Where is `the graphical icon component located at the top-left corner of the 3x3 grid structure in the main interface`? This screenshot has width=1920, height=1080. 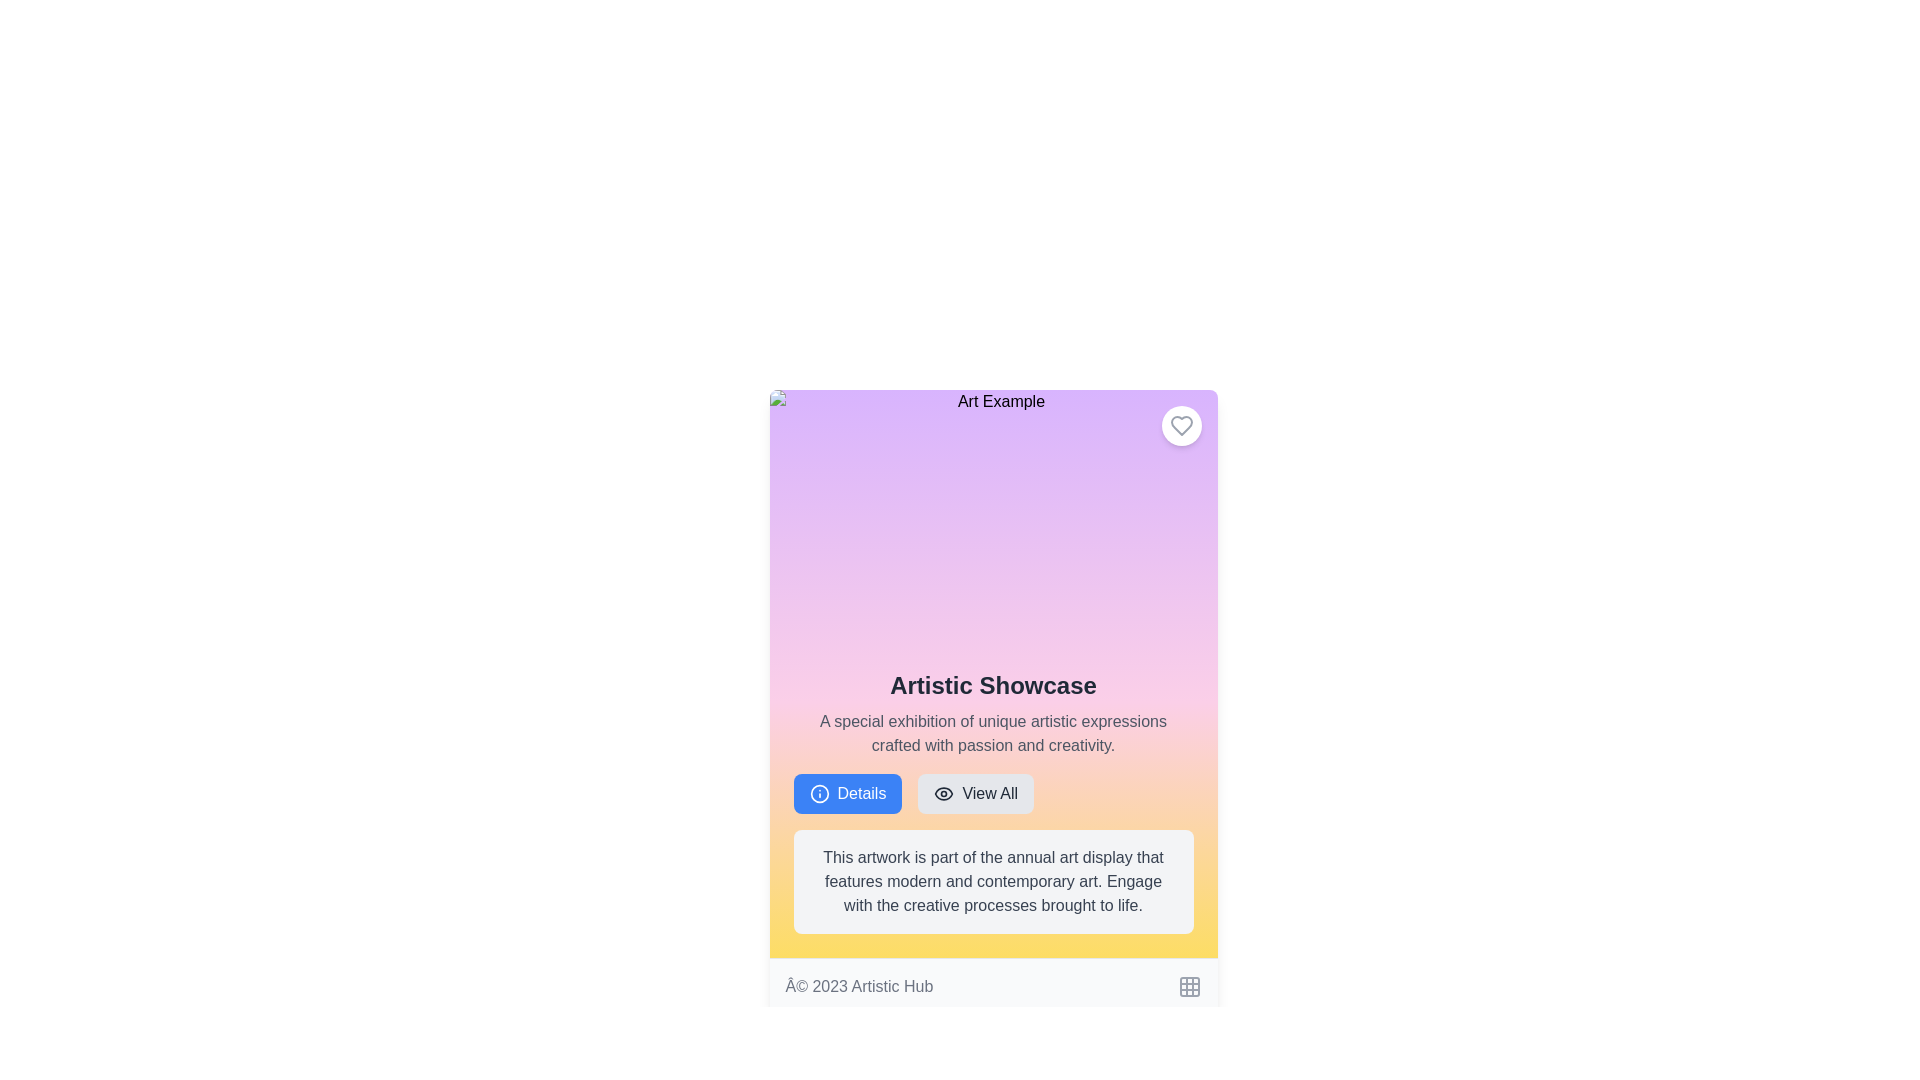 the graphical icon component located at the top-left corner of the 3x3 grid structure in the main interface is located at coordinates (1189, 986).